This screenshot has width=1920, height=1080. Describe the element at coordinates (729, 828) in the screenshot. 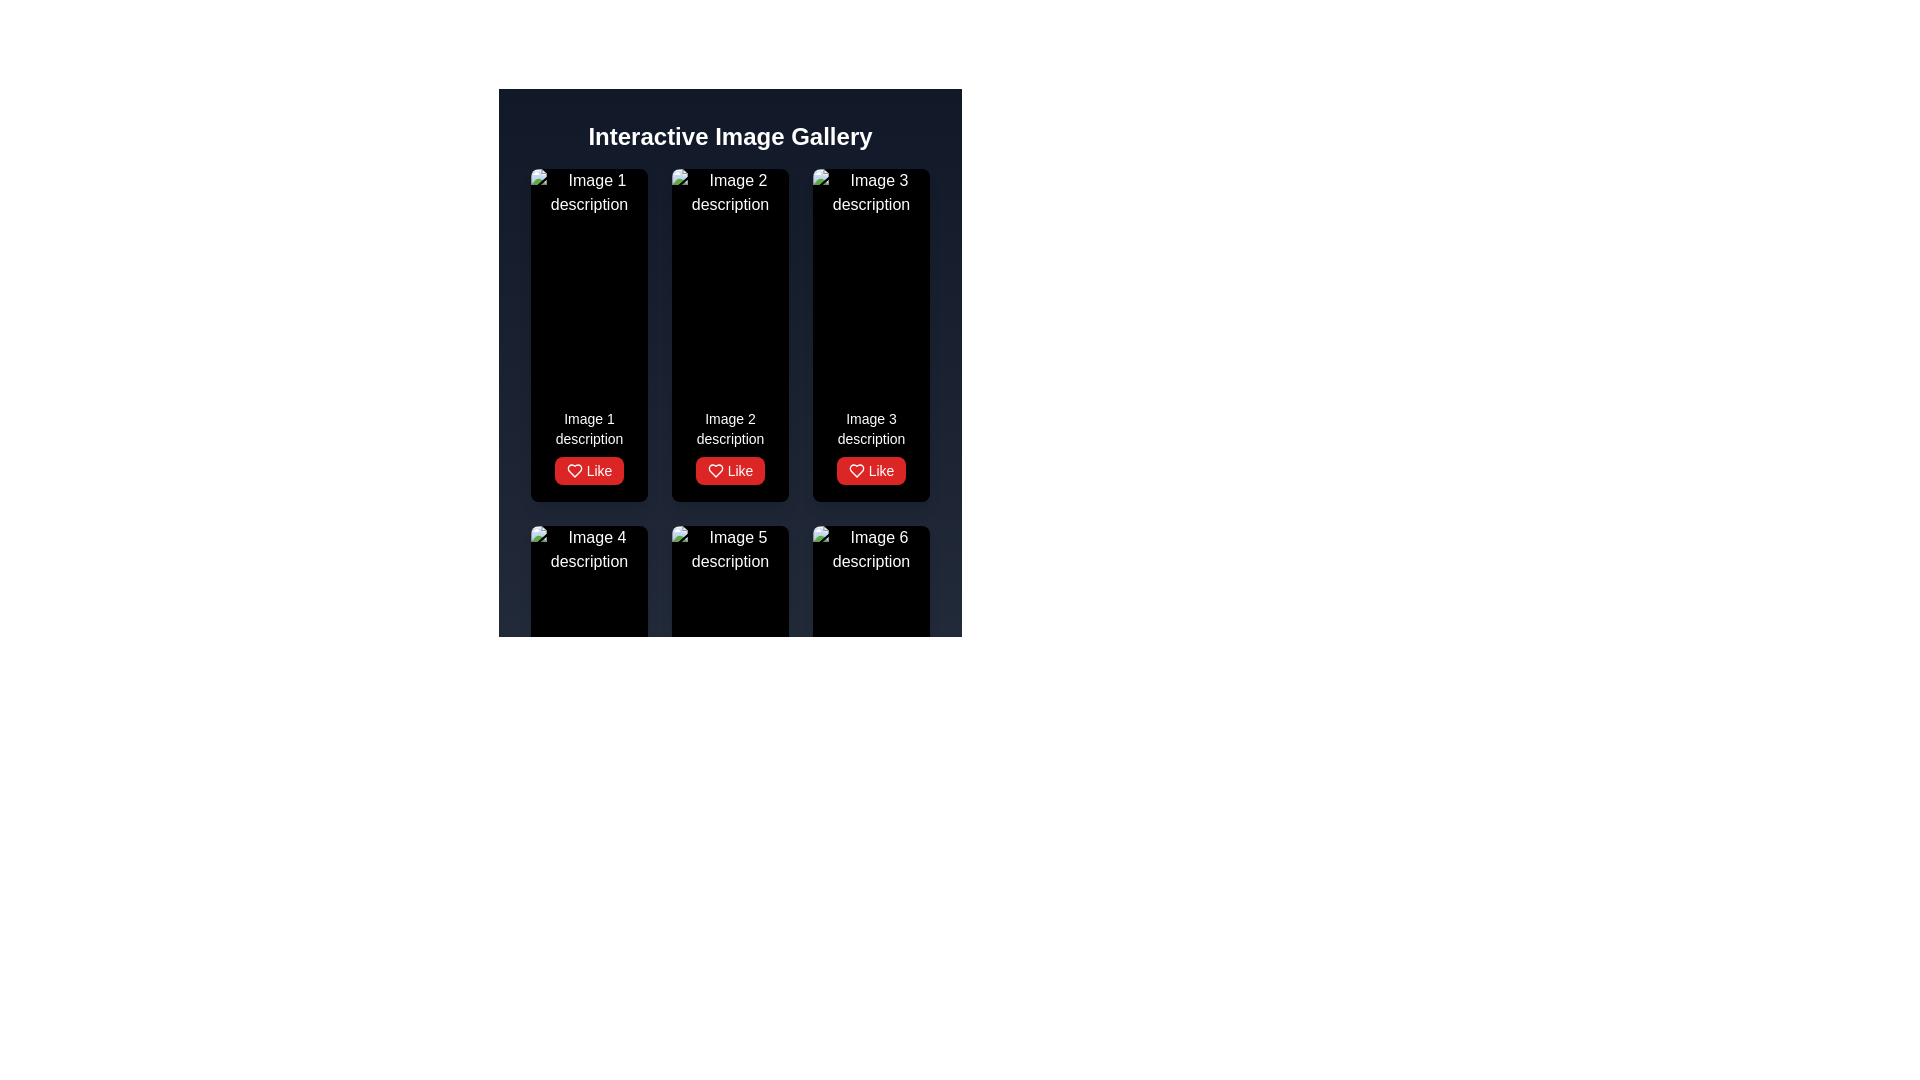

I see `the red 'Like' button with rounded corners, featuring a heart icon and white text, located under the 'Image 5 description'` at that location.